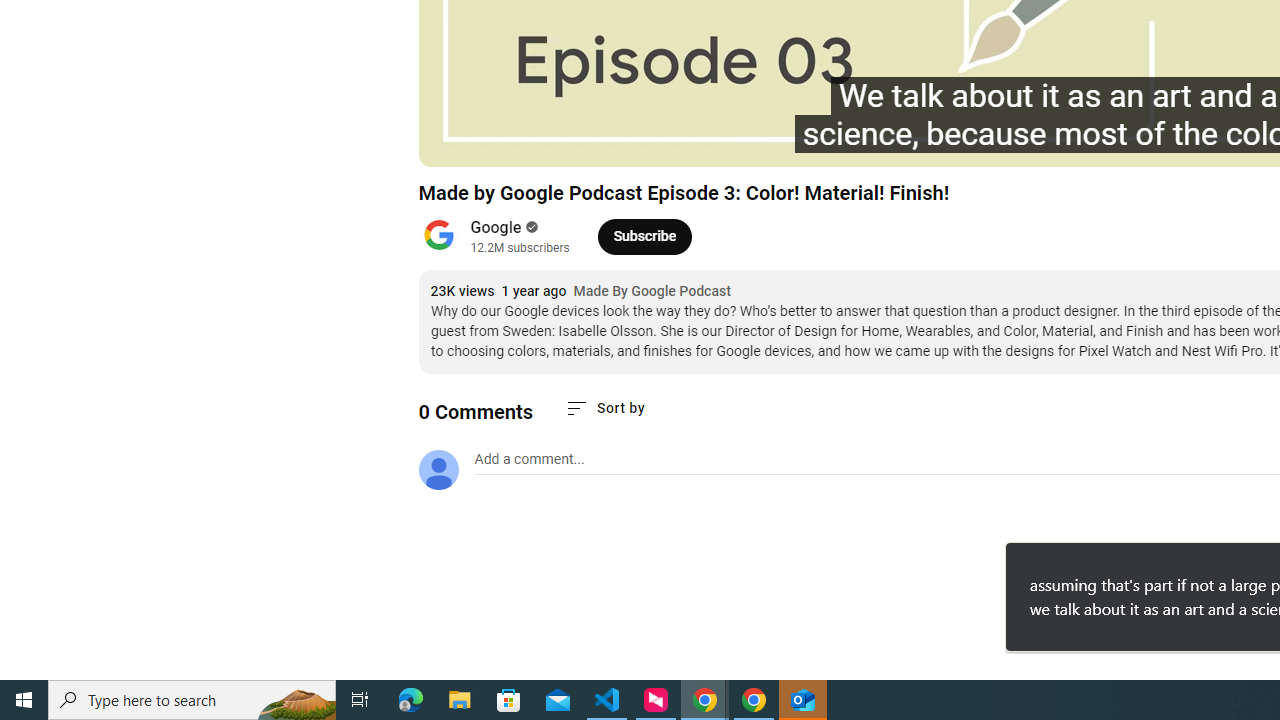 The width and height of the screenshot is (1280, 720). I want to click on 'Google Chrome - 3 running windows', so click(705, 698).